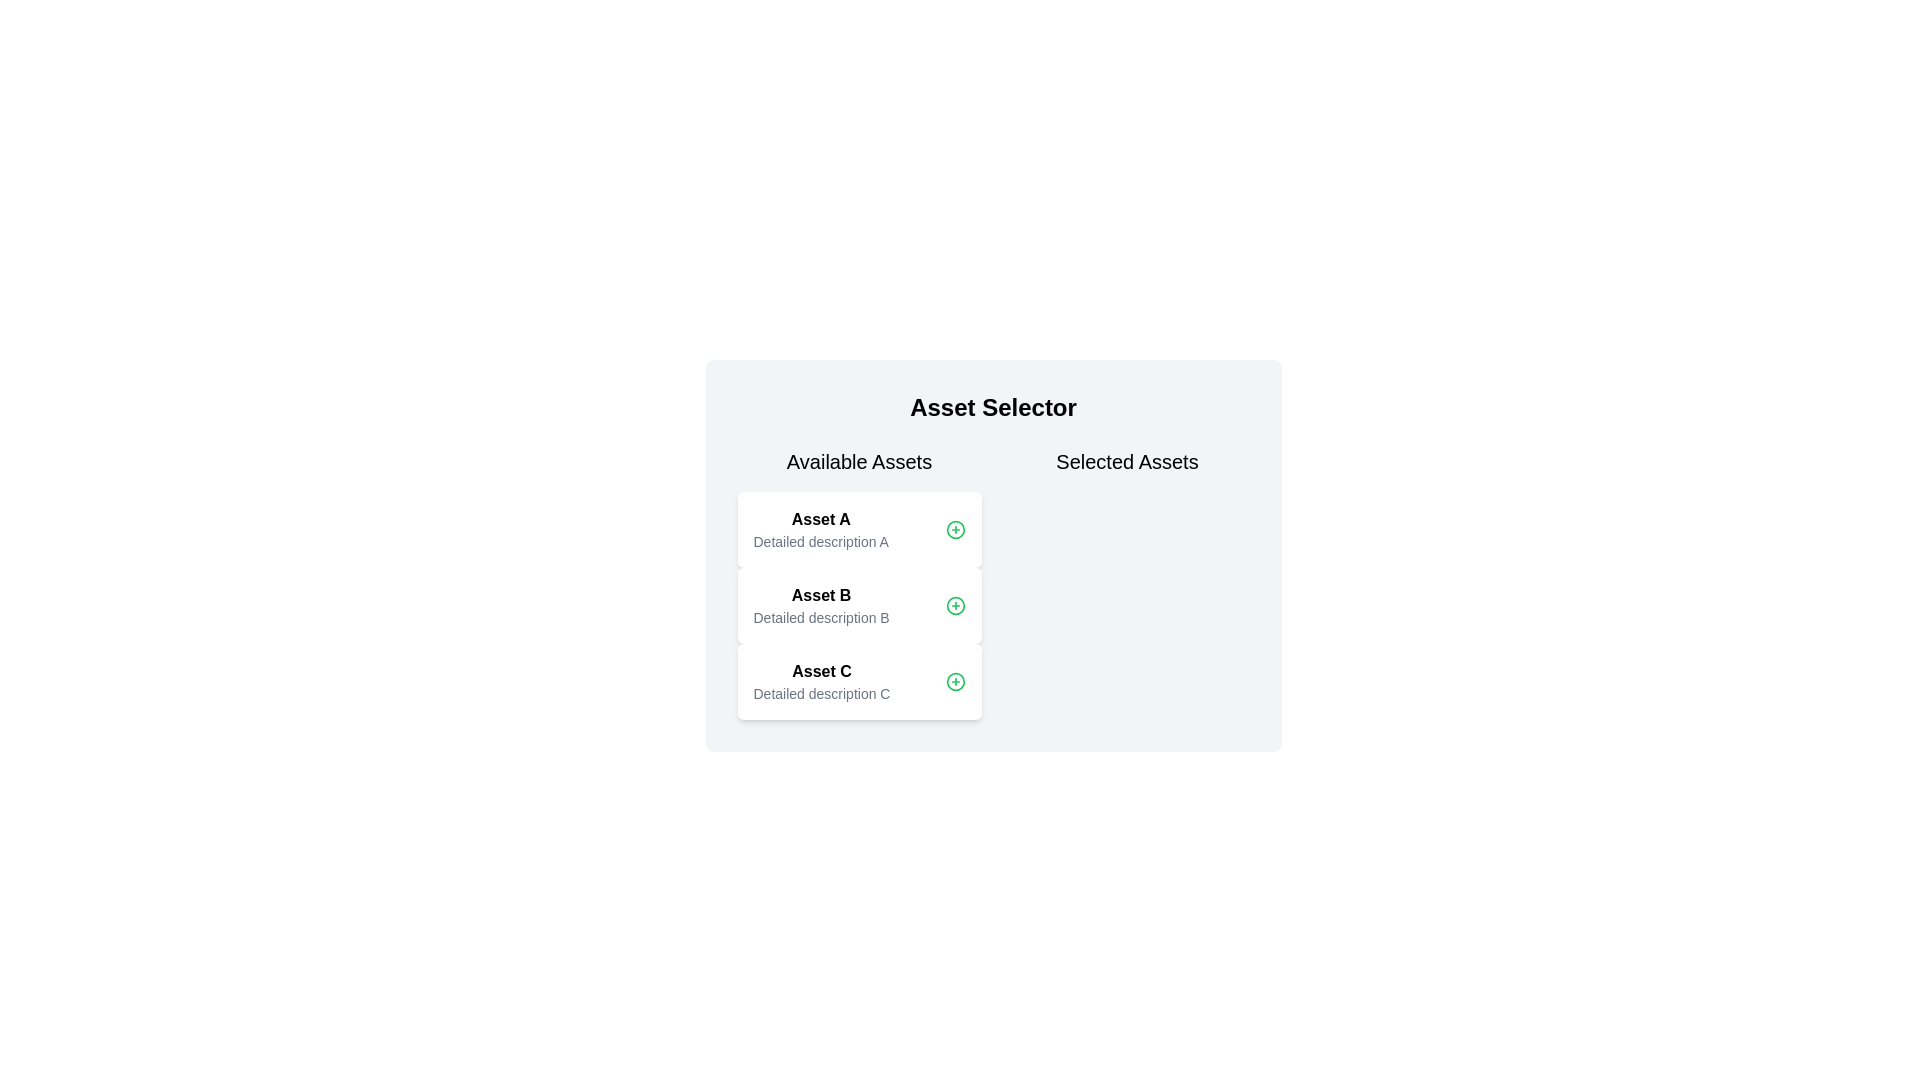 The image size is (1920, 1080). What do you see at coordinates (821, 671) in the screenshot?
I see `the label displaying the bold text 'Asset C' in the 'Available Assets' section, which is the third entry in the list, located above 'Detailed description C' and below 'Asset B'` at bounding box center [821, 671].